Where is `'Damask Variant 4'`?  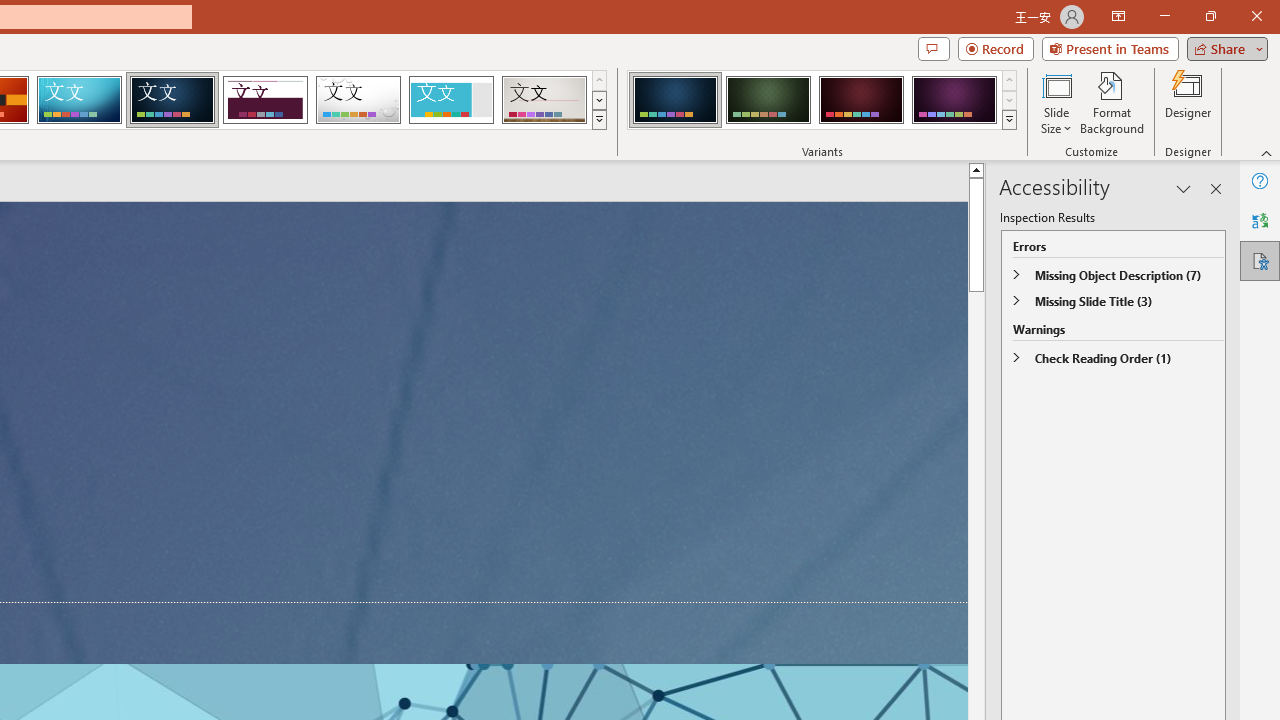
'Damask Variant 4' is located at coordinates (953, 100).